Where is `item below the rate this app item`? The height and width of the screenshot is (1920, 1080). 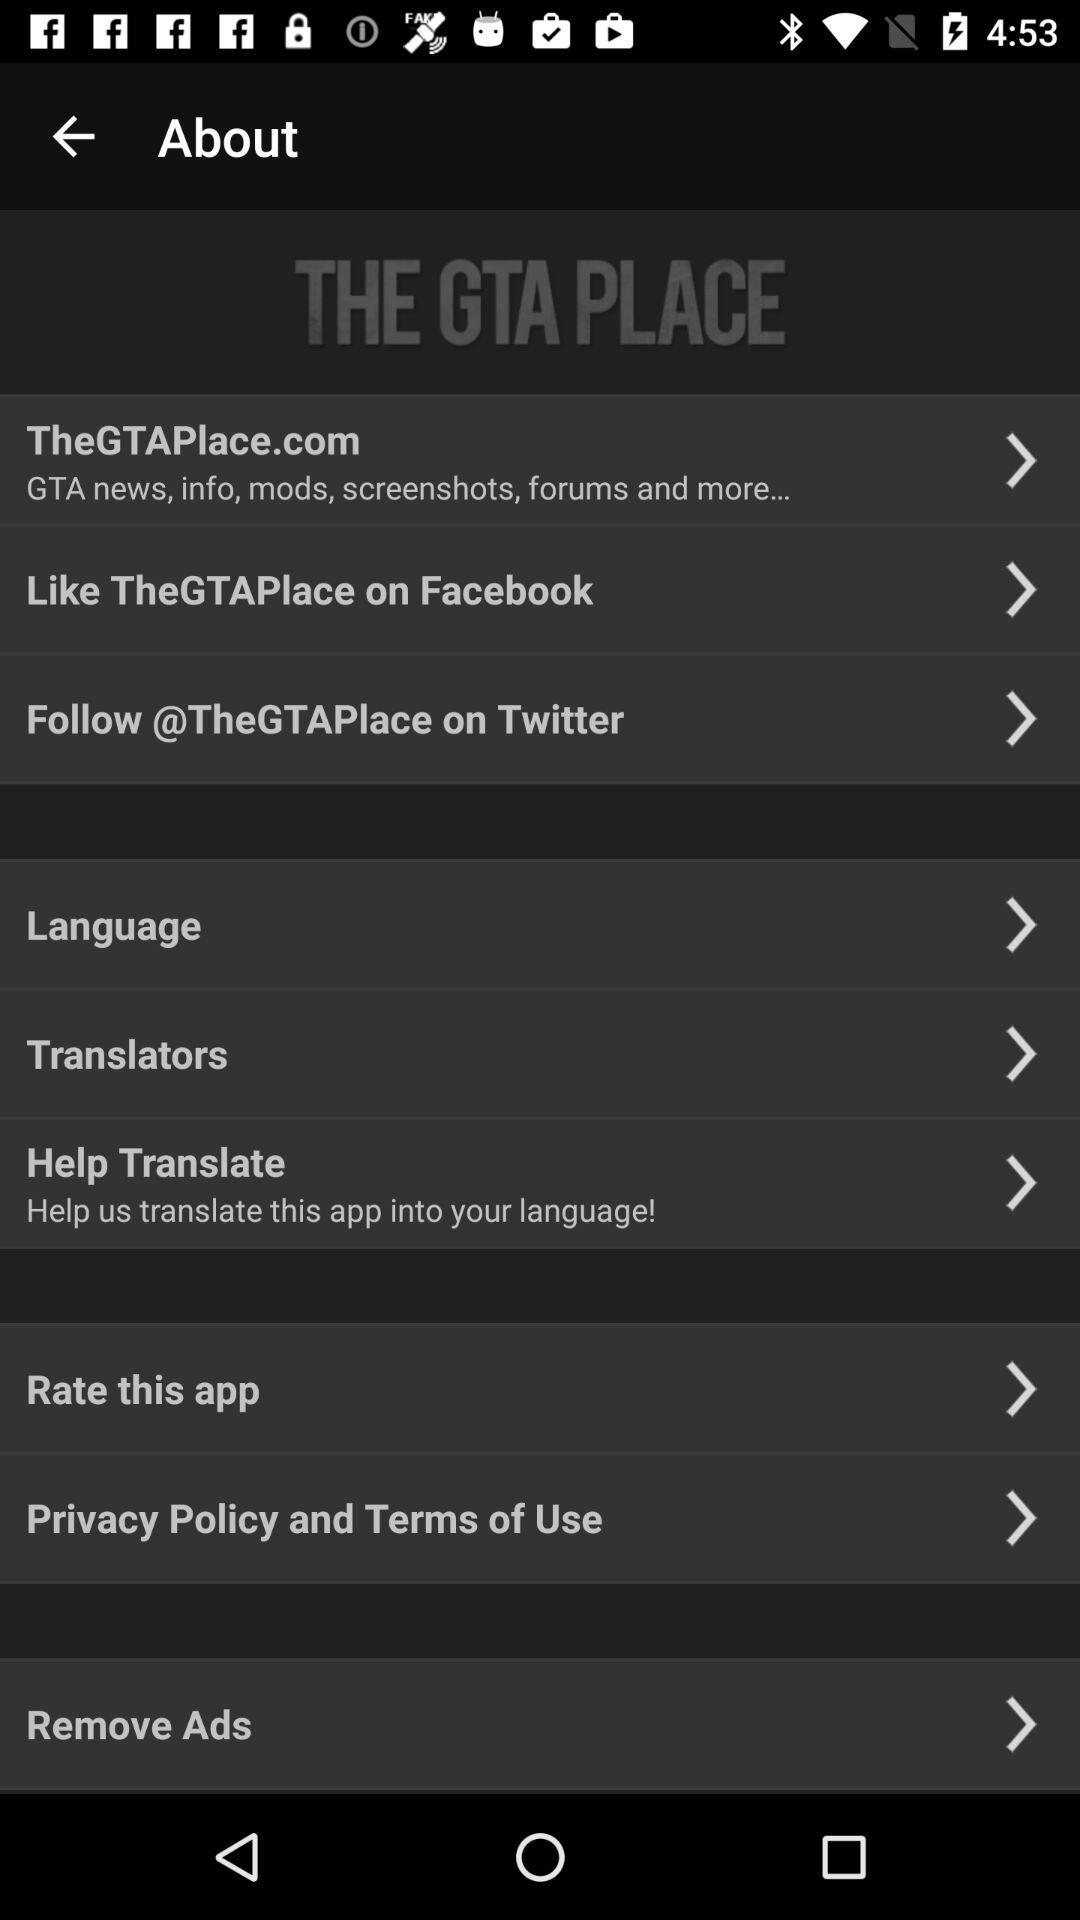
item below the rate this app item is located at coordinates (314, 1517).